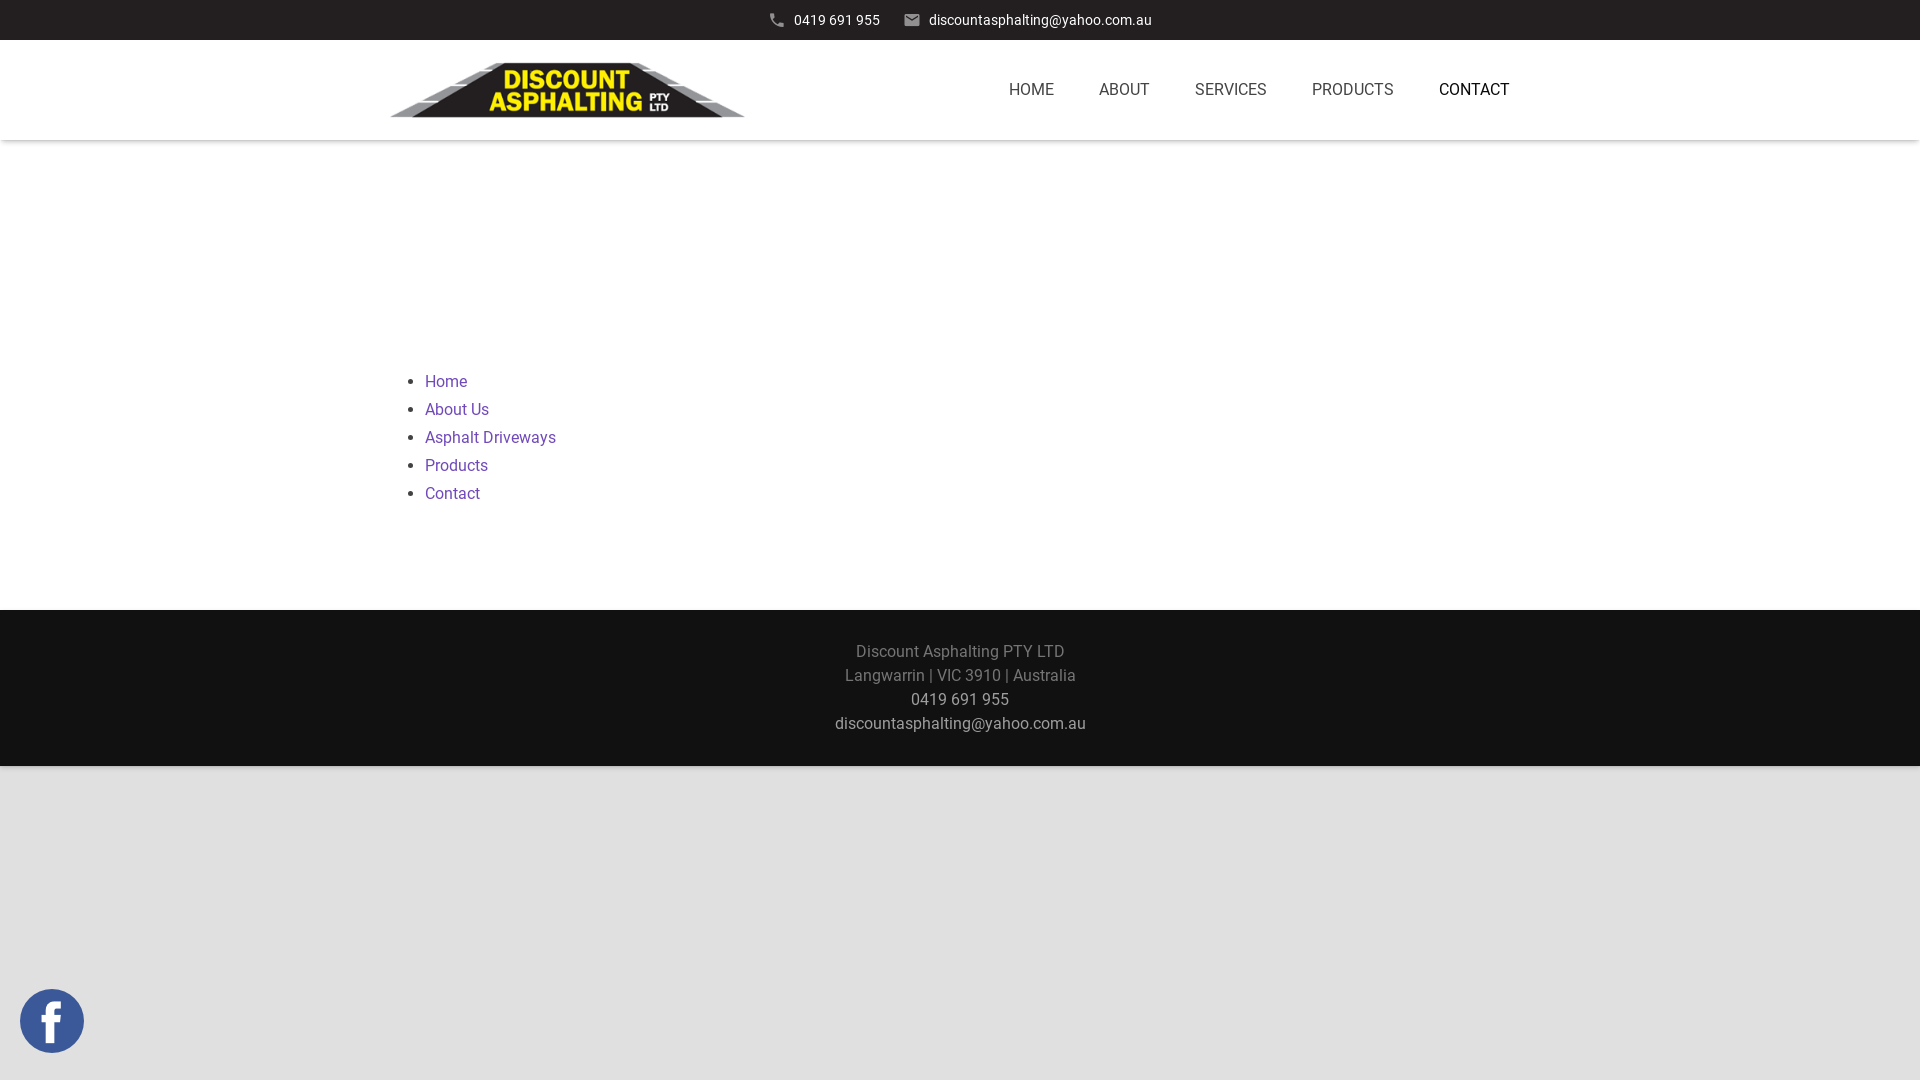 This screenshot has height=1080, width=1920. Describe the element at coordinates (1078, 88) in the screenshot. I see `'ABOUT'` at that location.